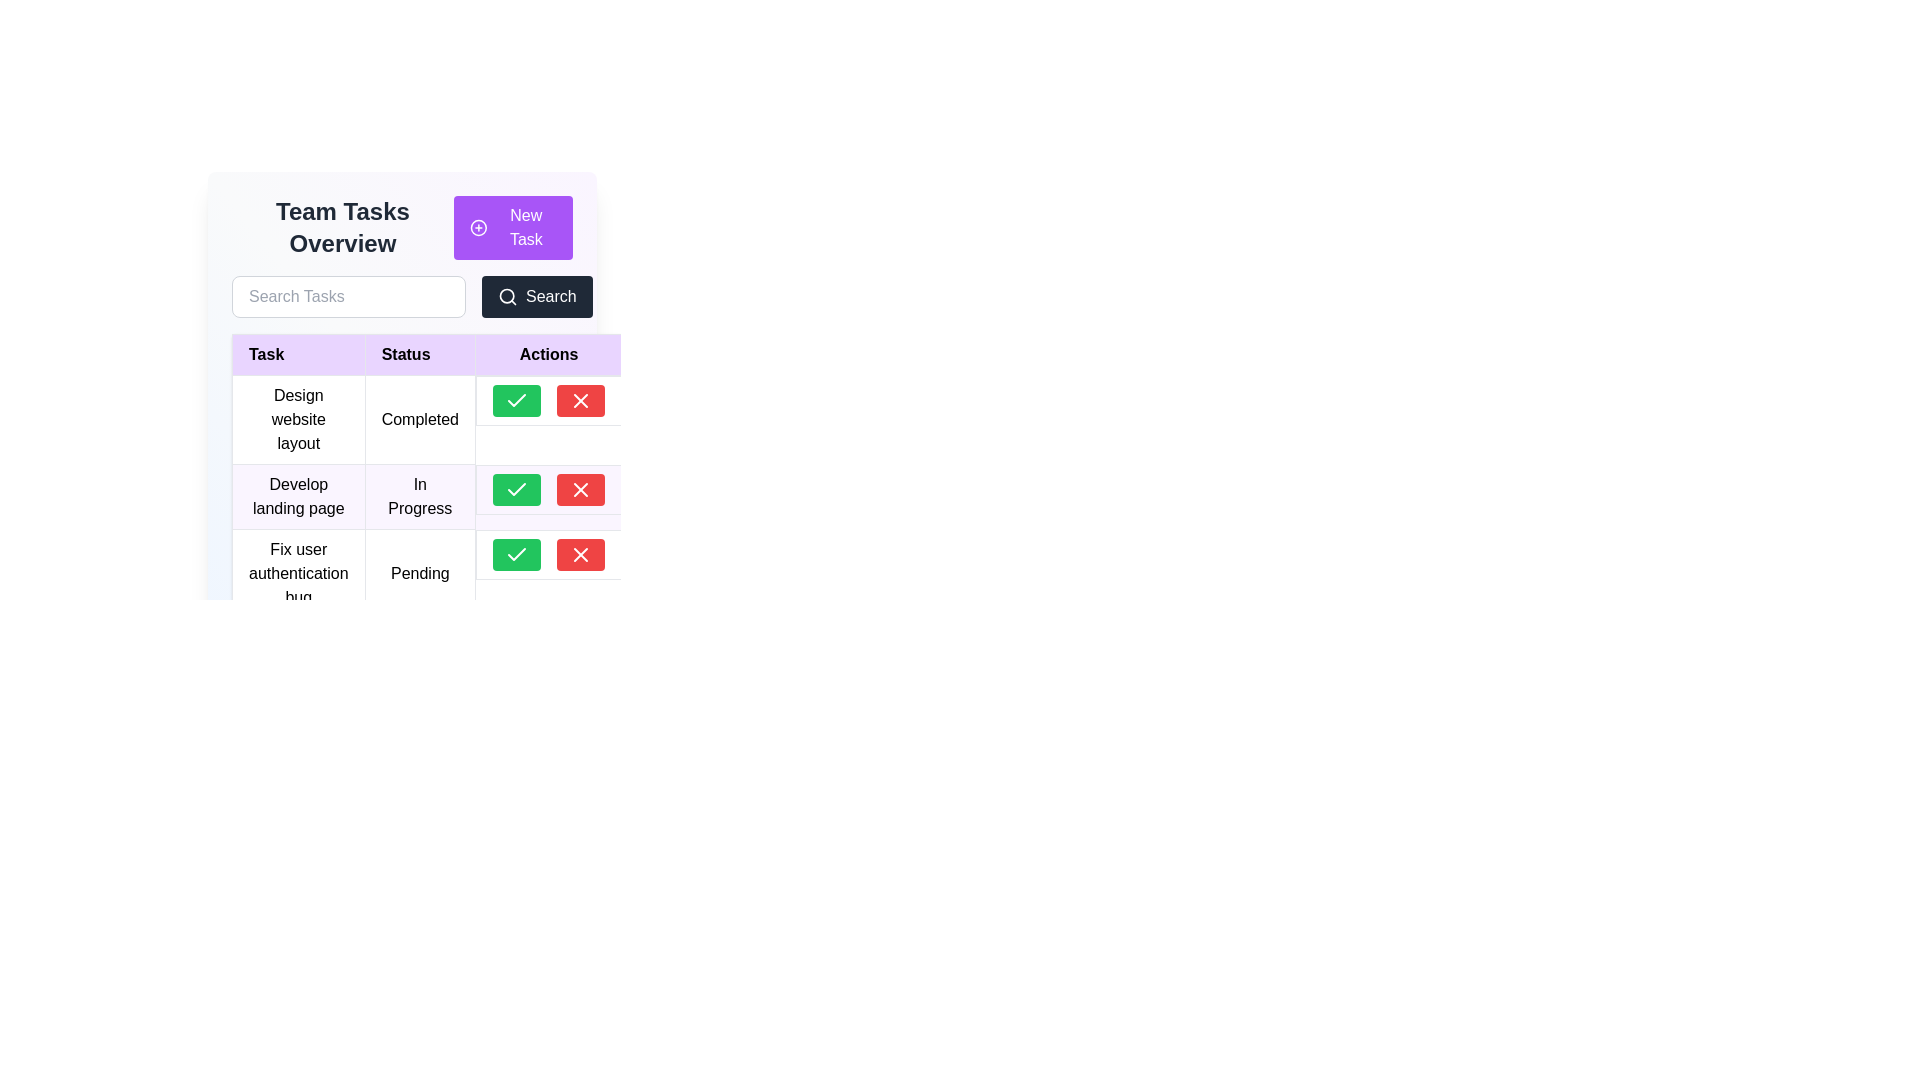 Image resolution: width=1920 pixels, height=1080 pixels. What do you see at coordinates (297, 496) in the screenshot?
I see `the text label that displays 'Develop landing page', which is located in the second row under the 'Task' column, aligning with the 'In Progress' status` at bounding box center [297, 496].